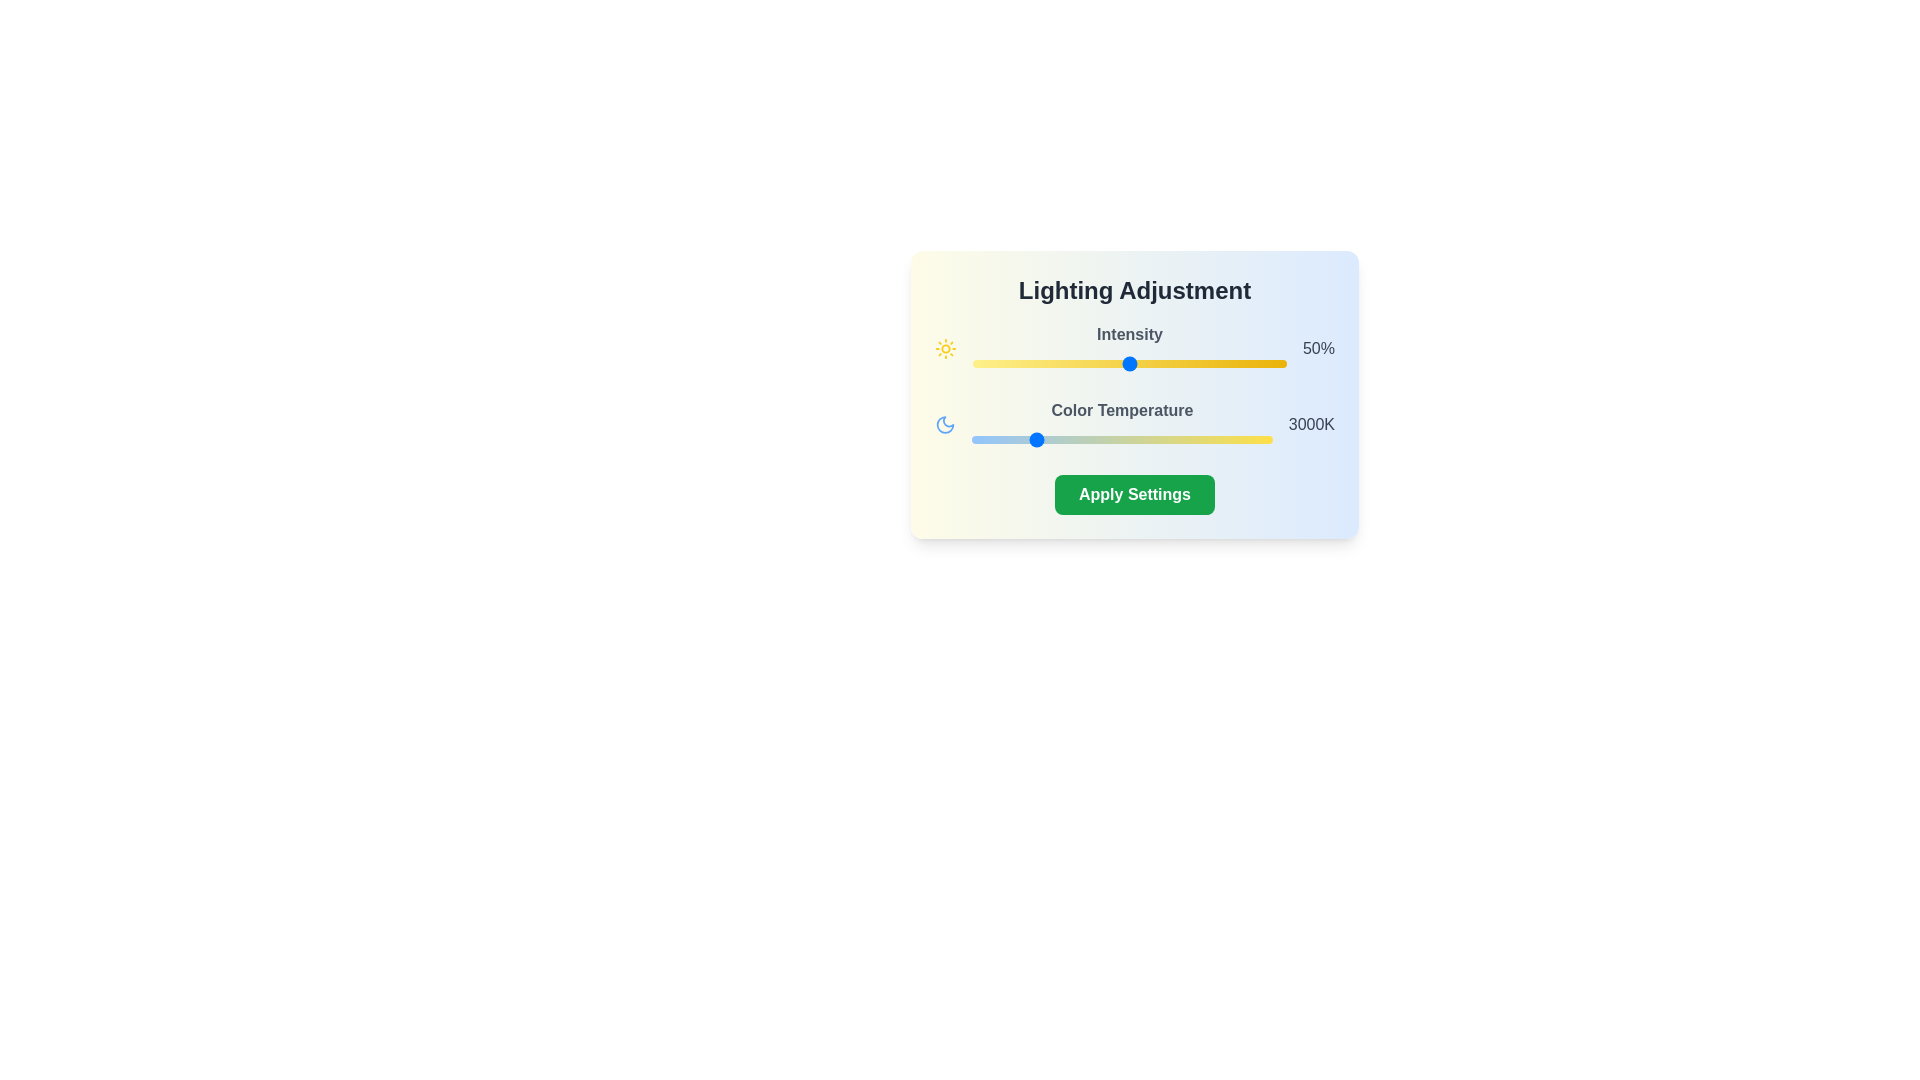 The height and width of the screenshot is (1080, 1920). What do you see at coordinates (1009, 438) in the screenshot?
I see `the color temperature slider to set it to 2619 Kelvin` at bounding box center [1009, 438].